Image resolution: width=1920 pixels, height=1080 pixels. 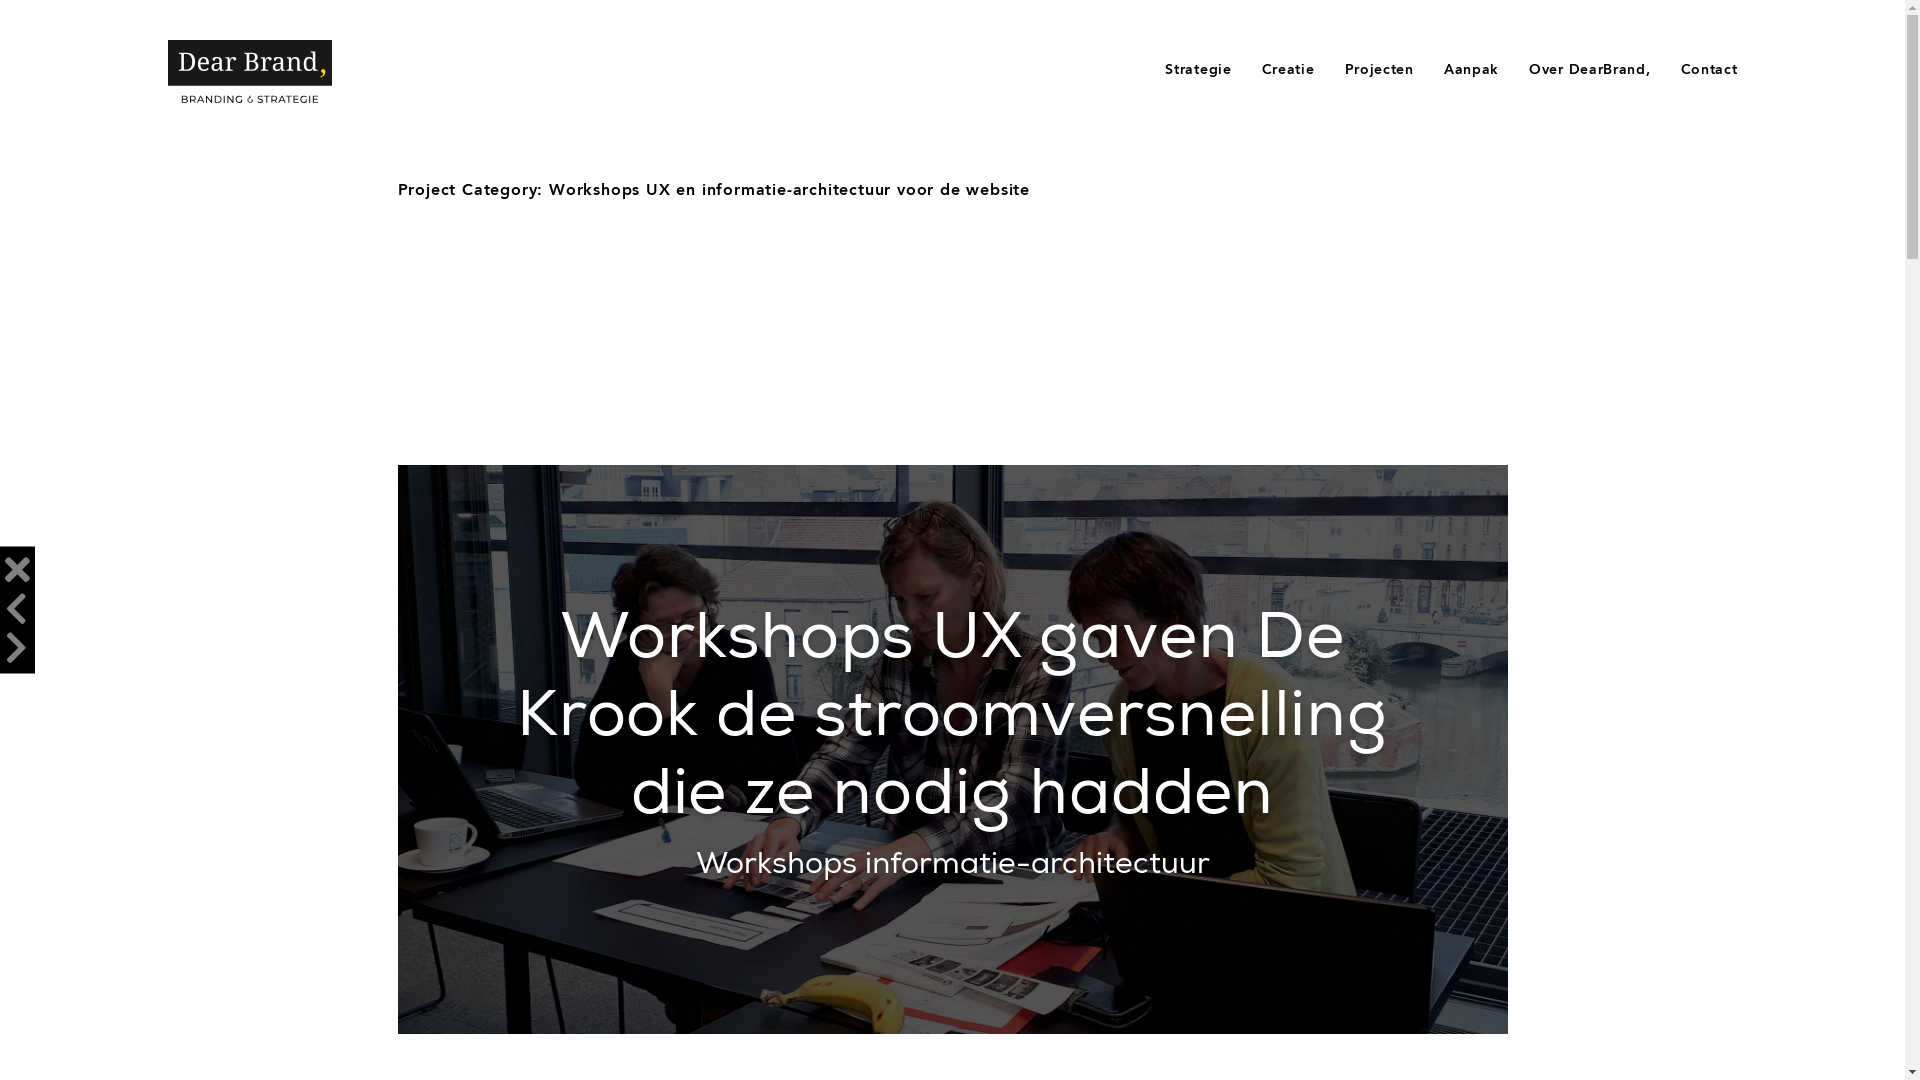 I want to click on 'Projecten', so click(x=1378, y=68).